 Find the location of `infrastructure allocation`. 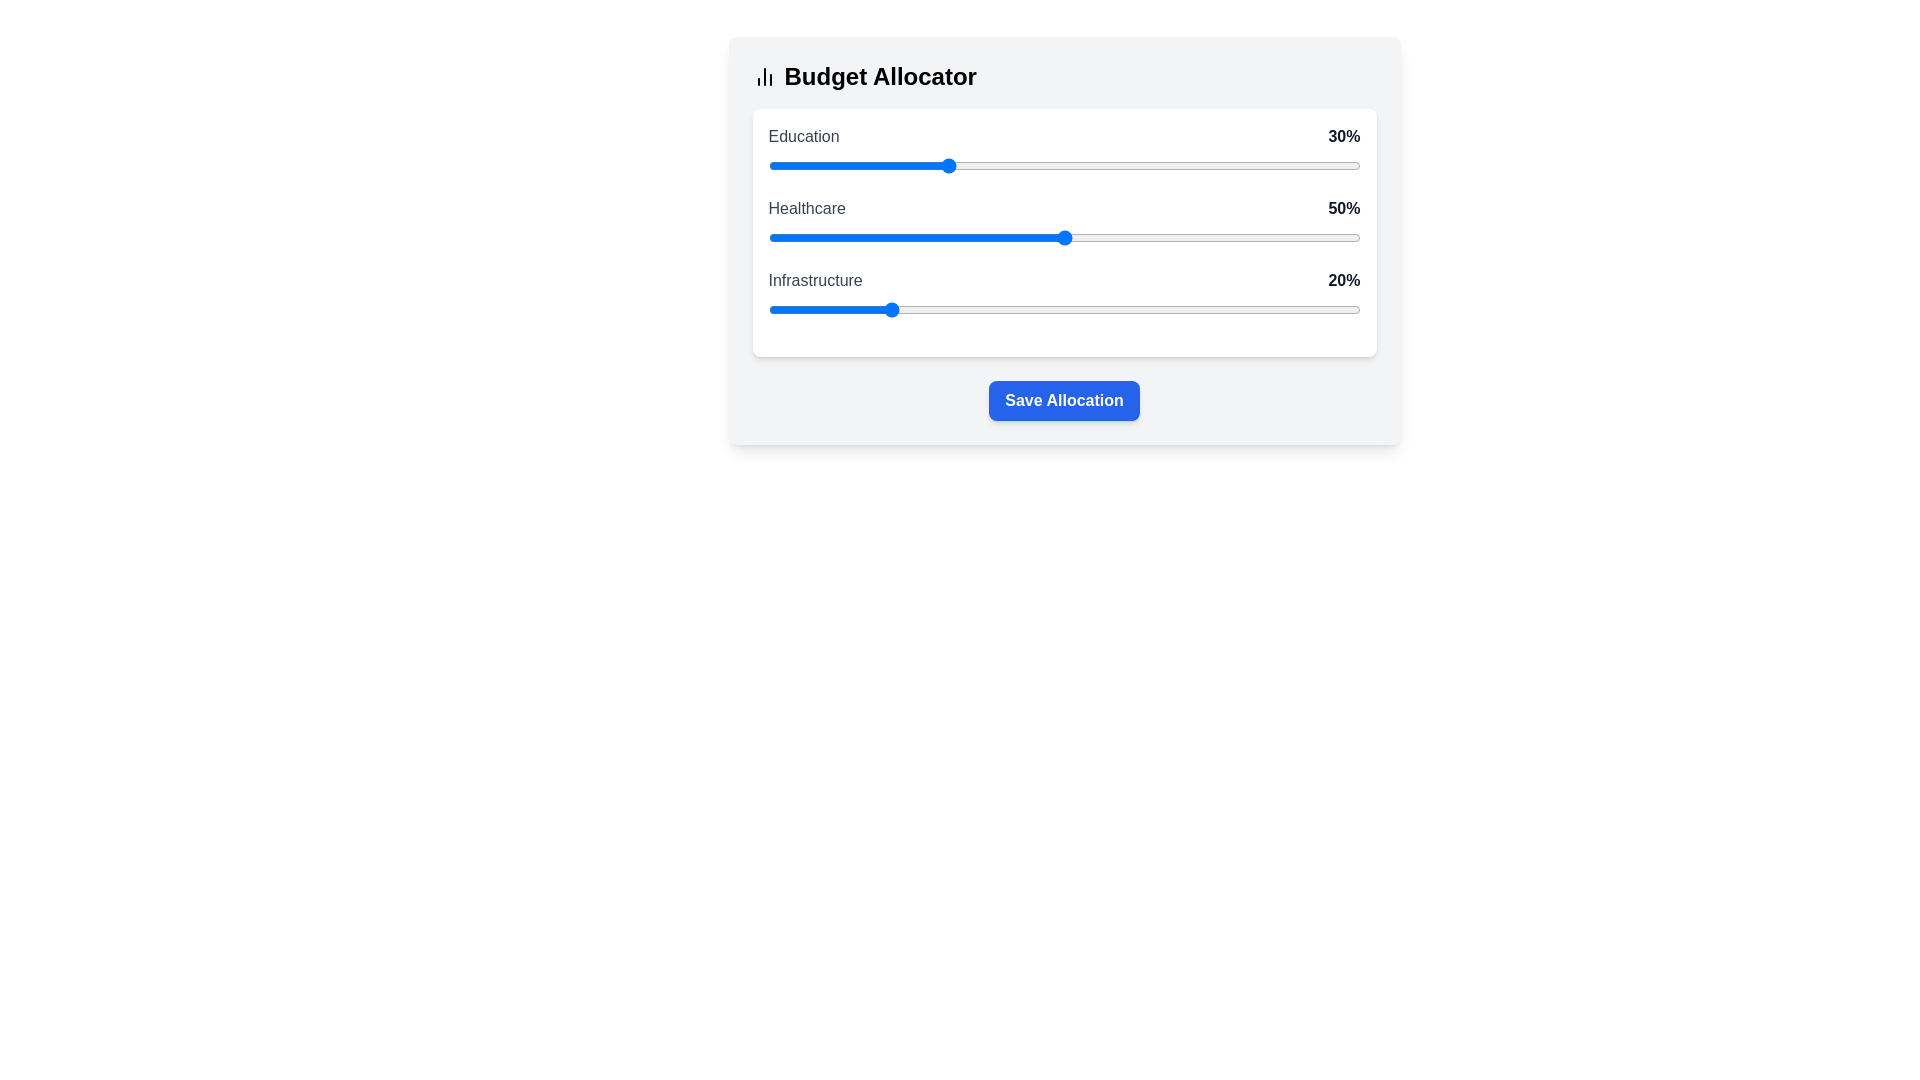

infrastructure allocation is located at coordinates (897, 309).